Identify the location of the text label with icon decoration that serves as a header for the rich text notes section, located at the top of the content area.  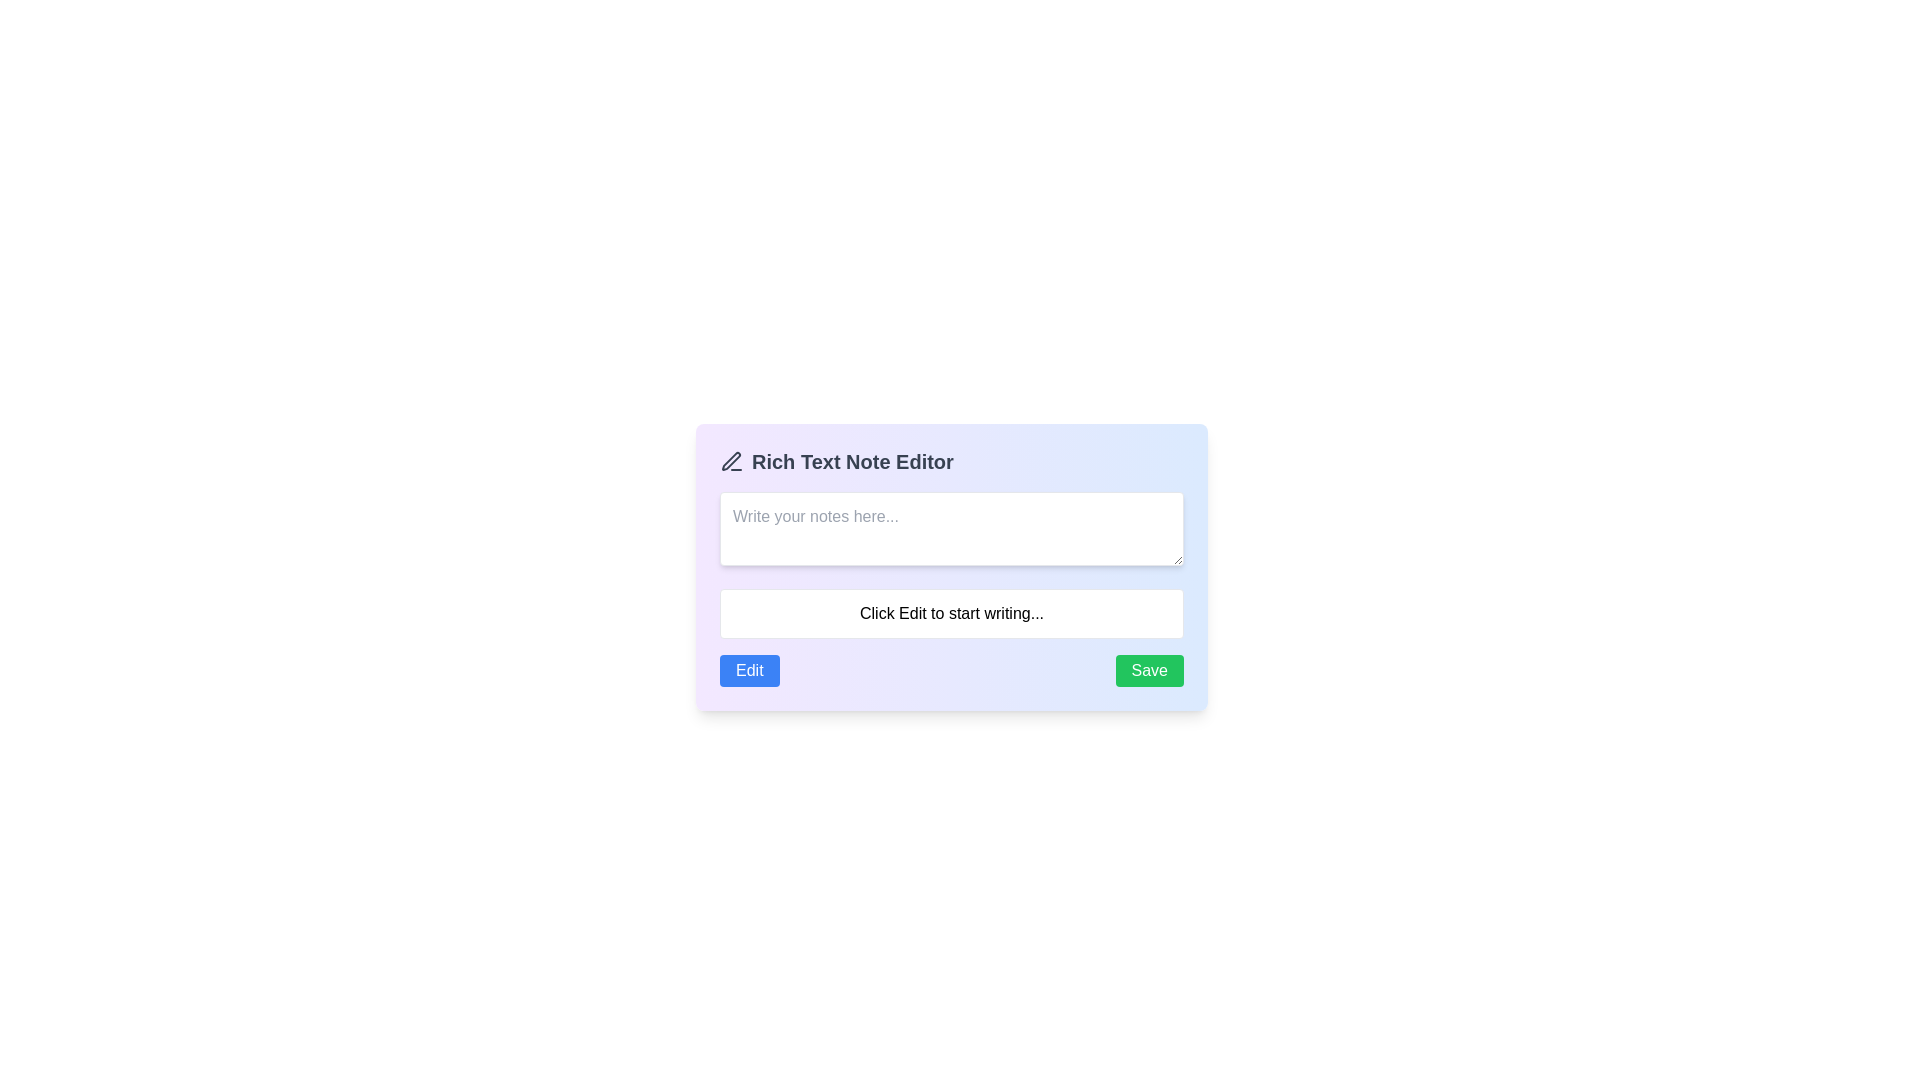
(950, 462).